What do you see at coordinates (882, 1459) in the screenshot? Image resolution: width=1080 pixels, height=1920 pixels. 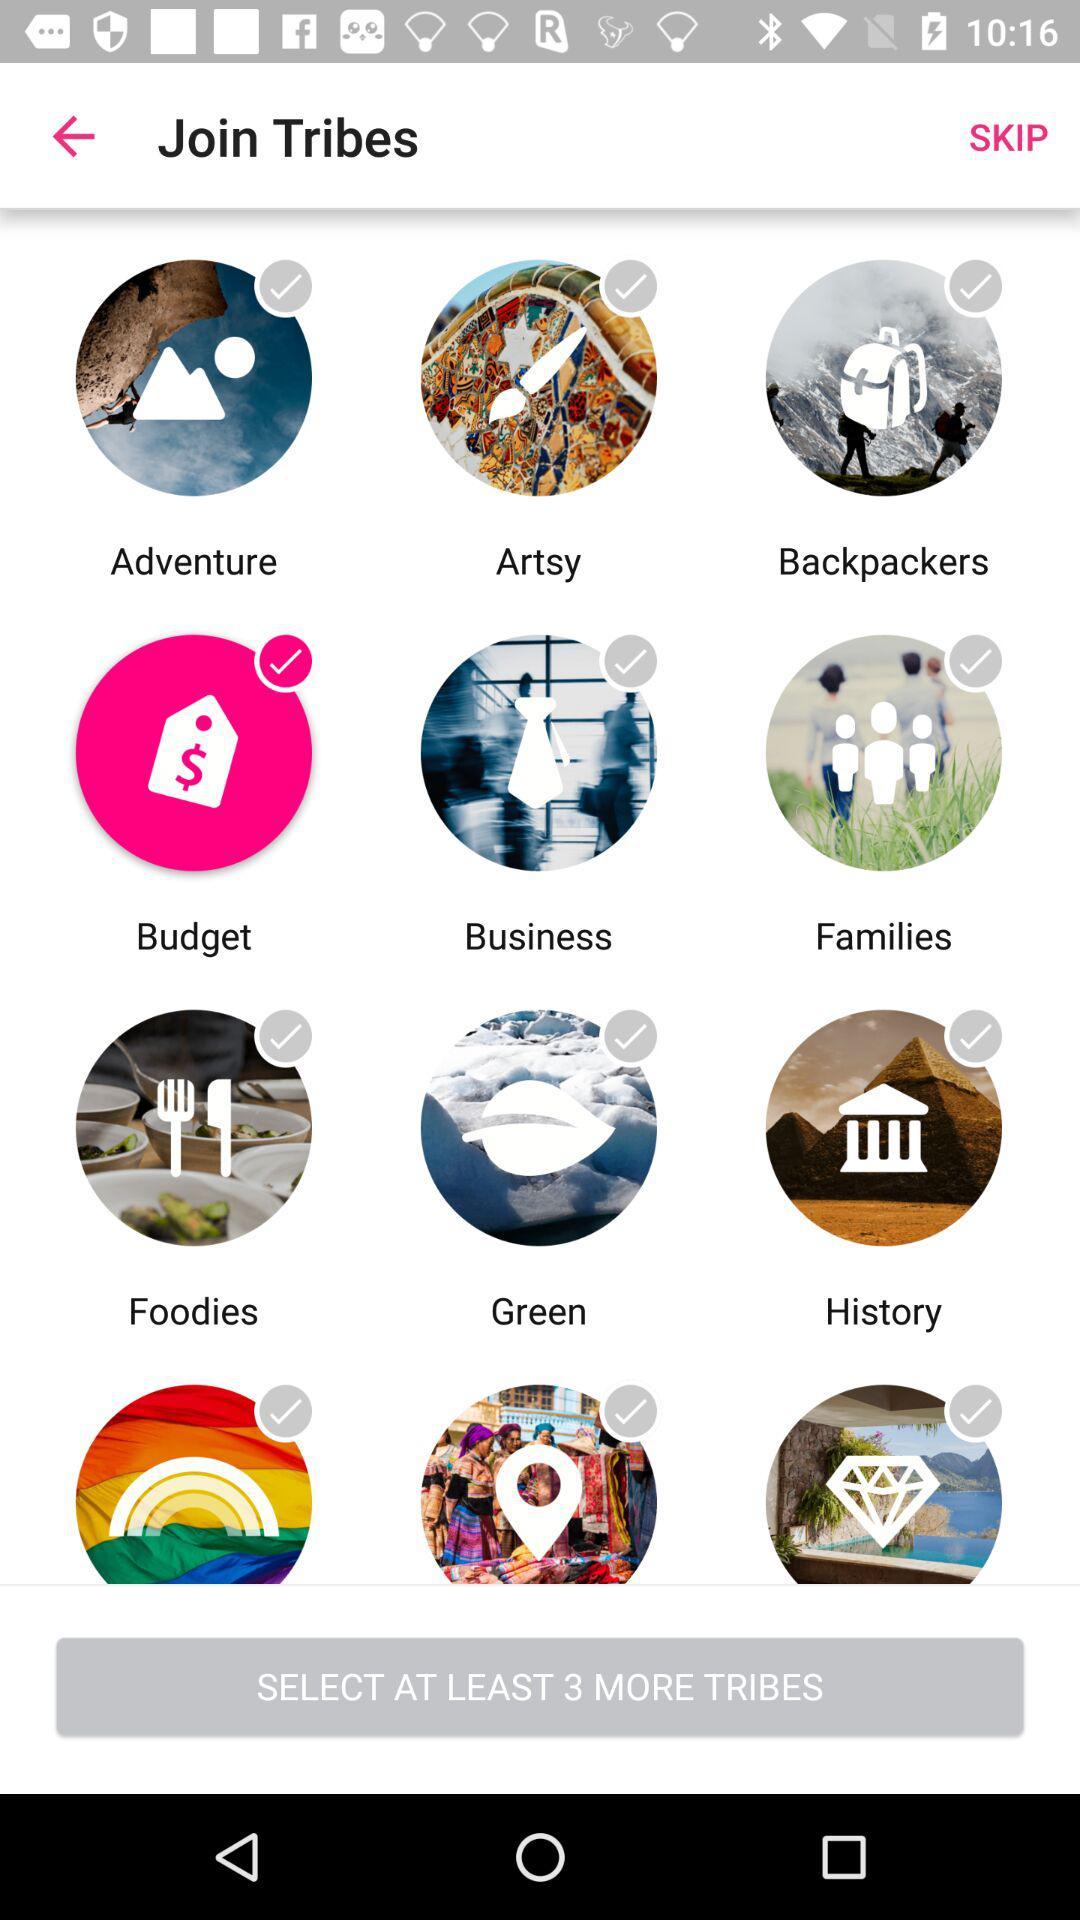 I see `the history tribe` at bounding box center [882, 1459].